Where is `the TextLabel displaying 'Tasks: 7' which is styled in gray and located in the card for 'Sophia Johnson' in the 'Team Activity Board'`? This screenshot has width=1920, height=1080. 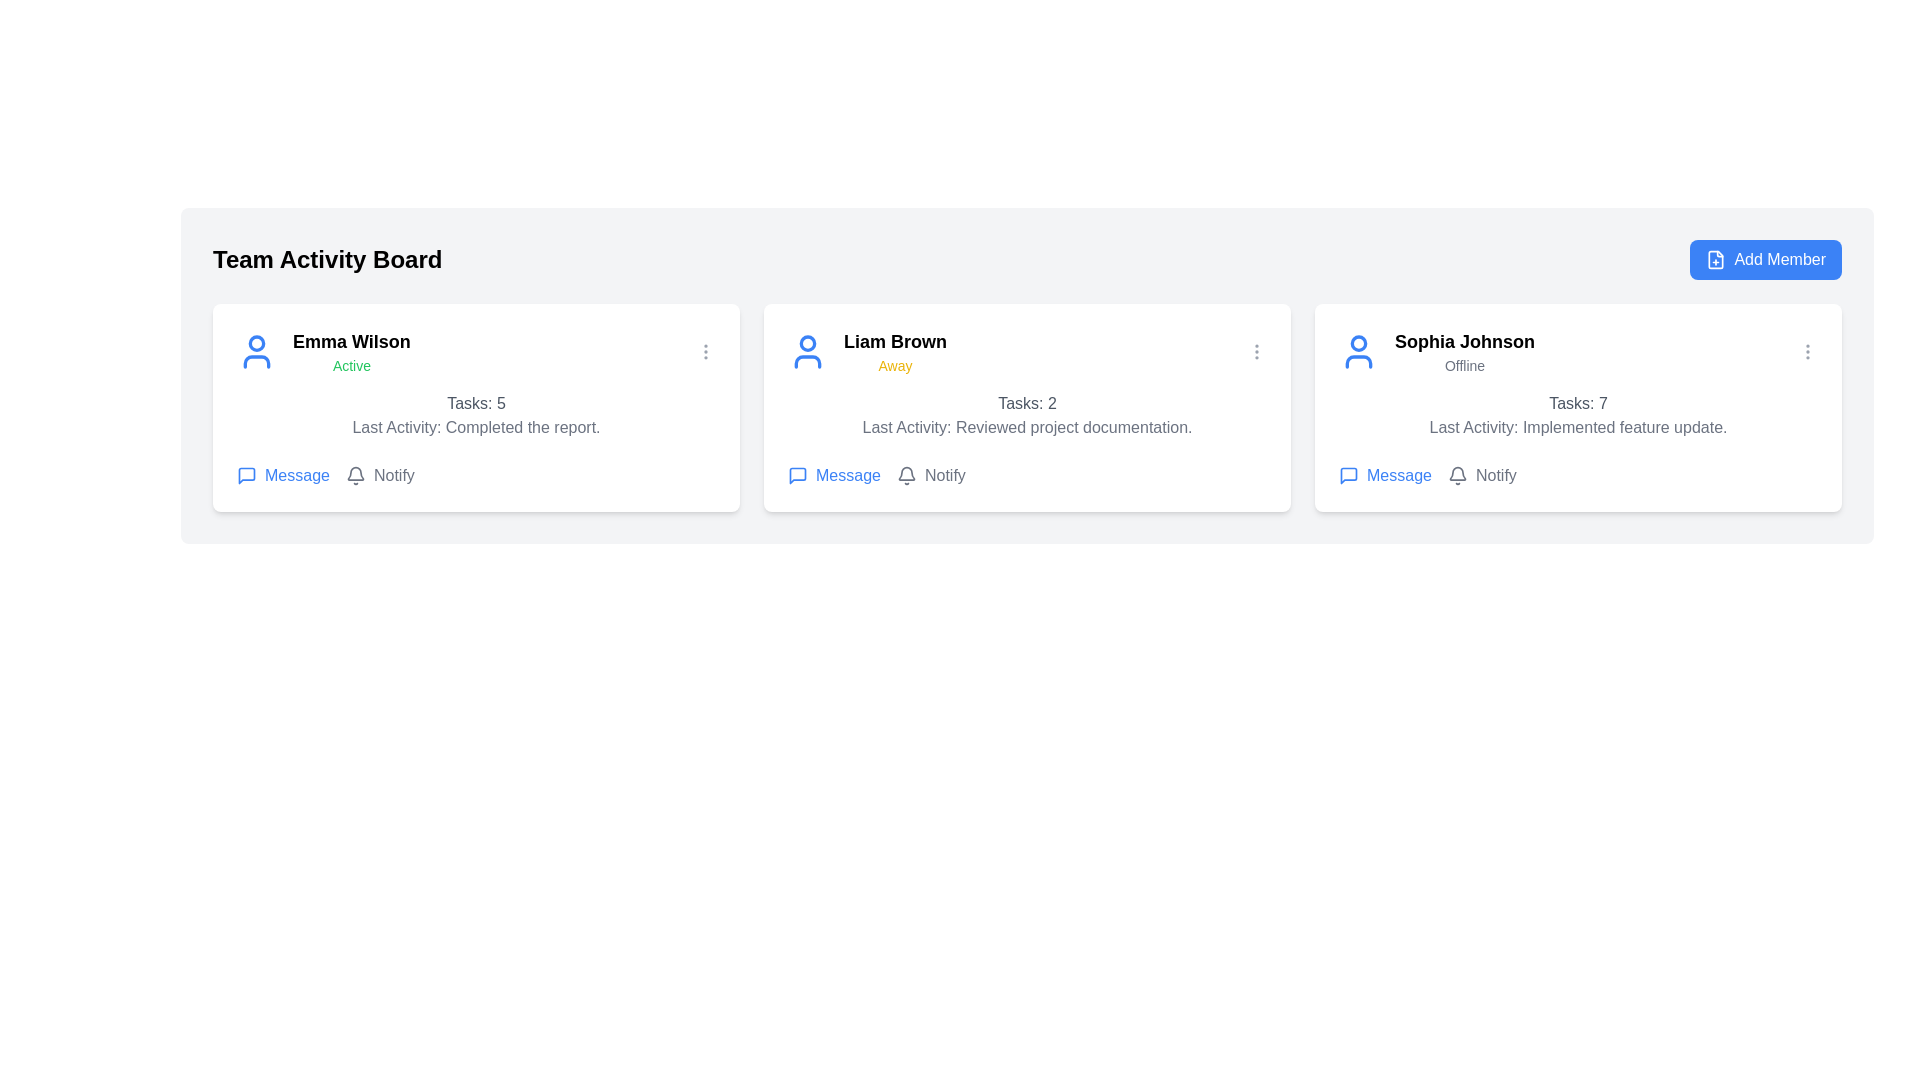
the TextLabel displaying 'Tasks: 7' which is styled in gray and located in the card for 'Sophia Johnson' in the 'Team Activity Board' is located at coordinates (1577, 404).